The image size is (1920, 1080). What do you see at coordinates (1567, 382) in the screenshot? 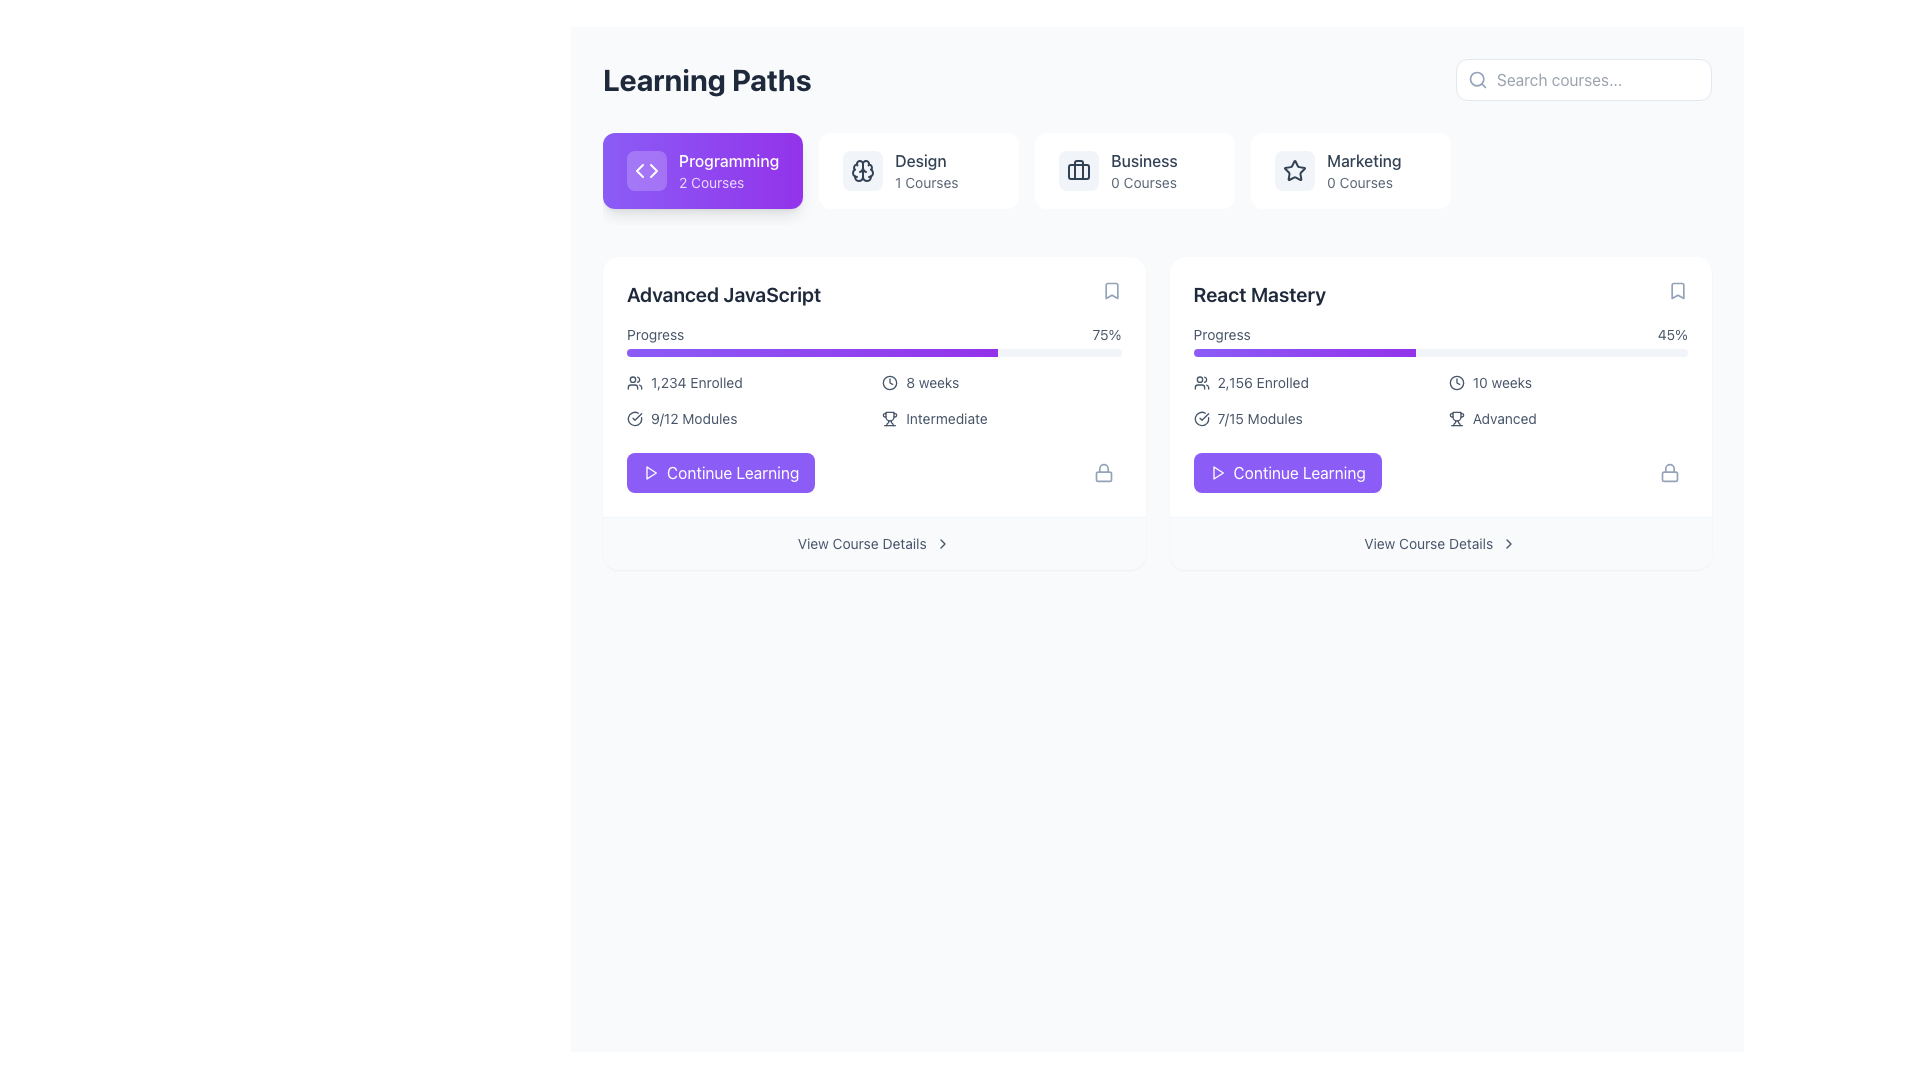
I see `the Label with Icon that displays the duration of the course, indicating it spans 10 weeks, located in the second card on the right within the grid layout of learning paths in the 'React Mastery' section` at bounding box center [1567, 382].